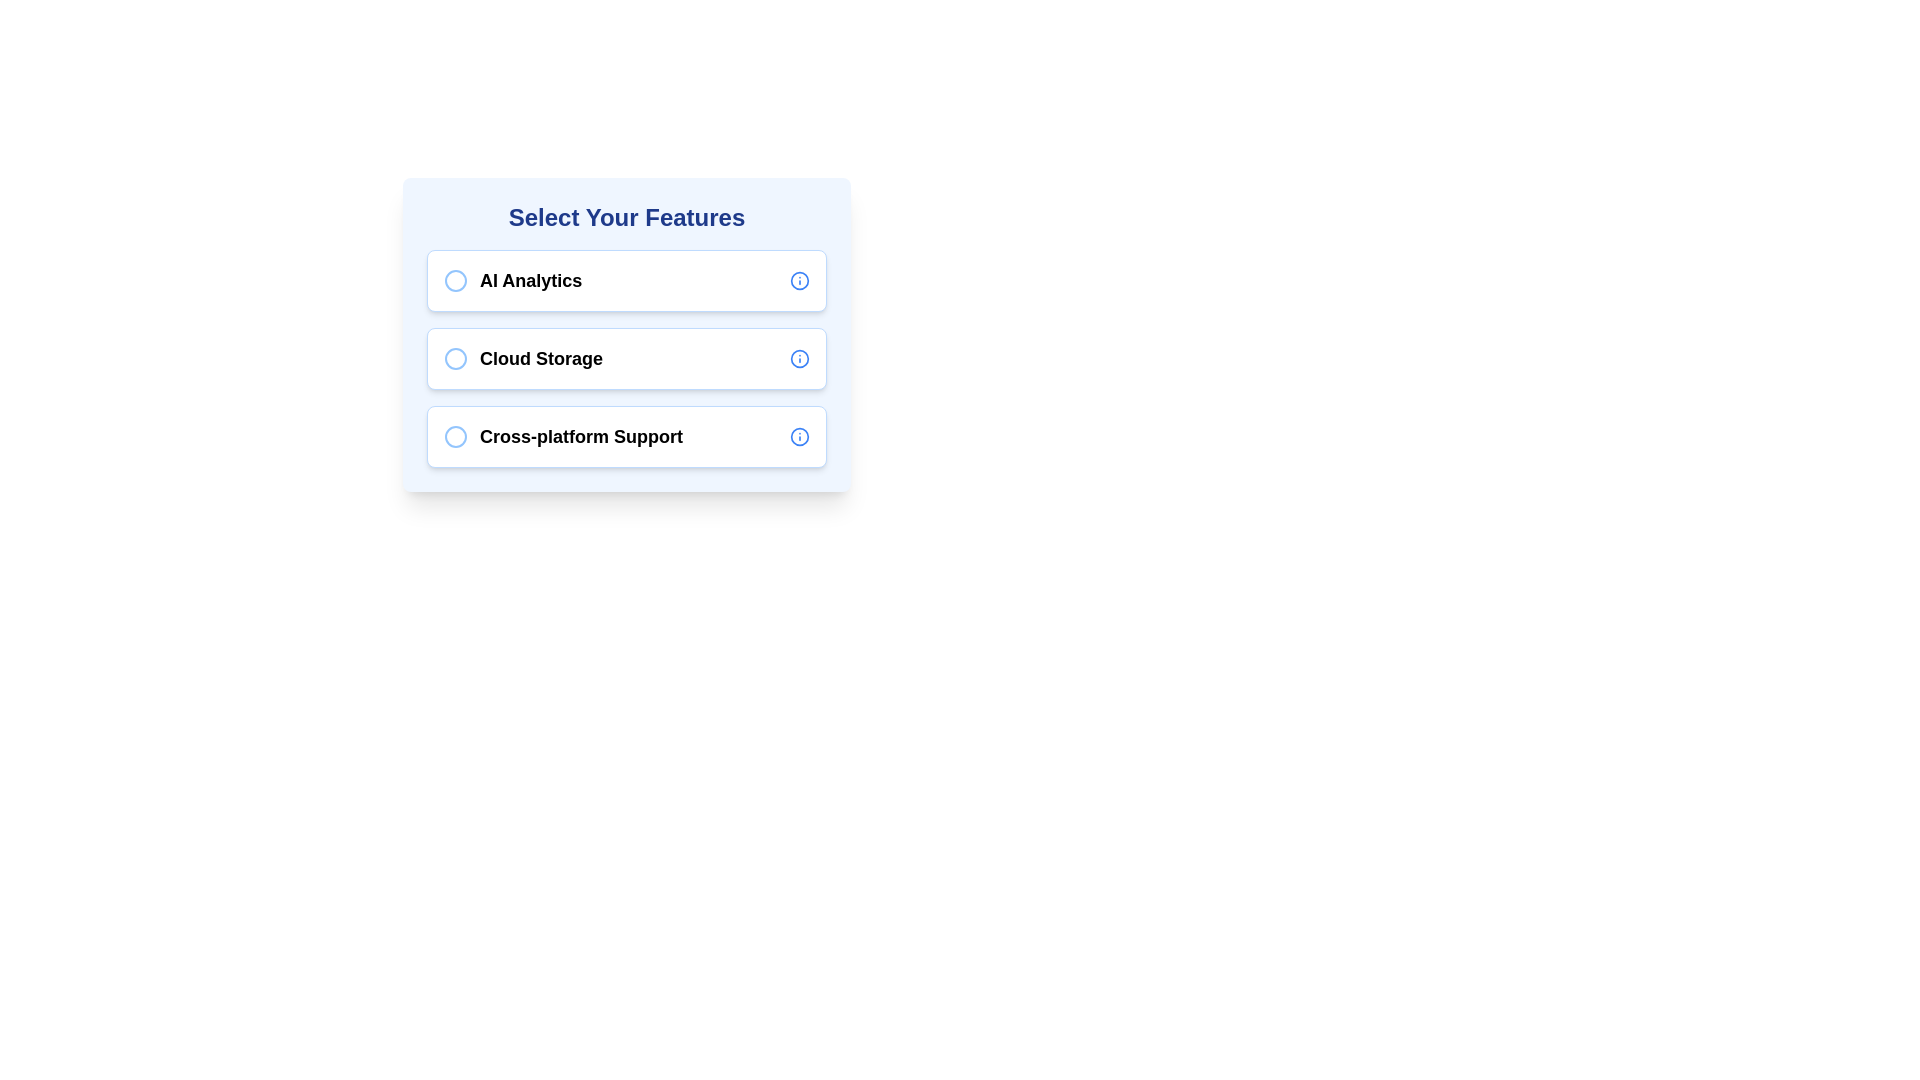 The width and height of the screenshot is (1920, 1080). Describe the element at coordinates (513, 281) in the screenshot. I see `the text label displaying 'AI Analytics'` at that location.